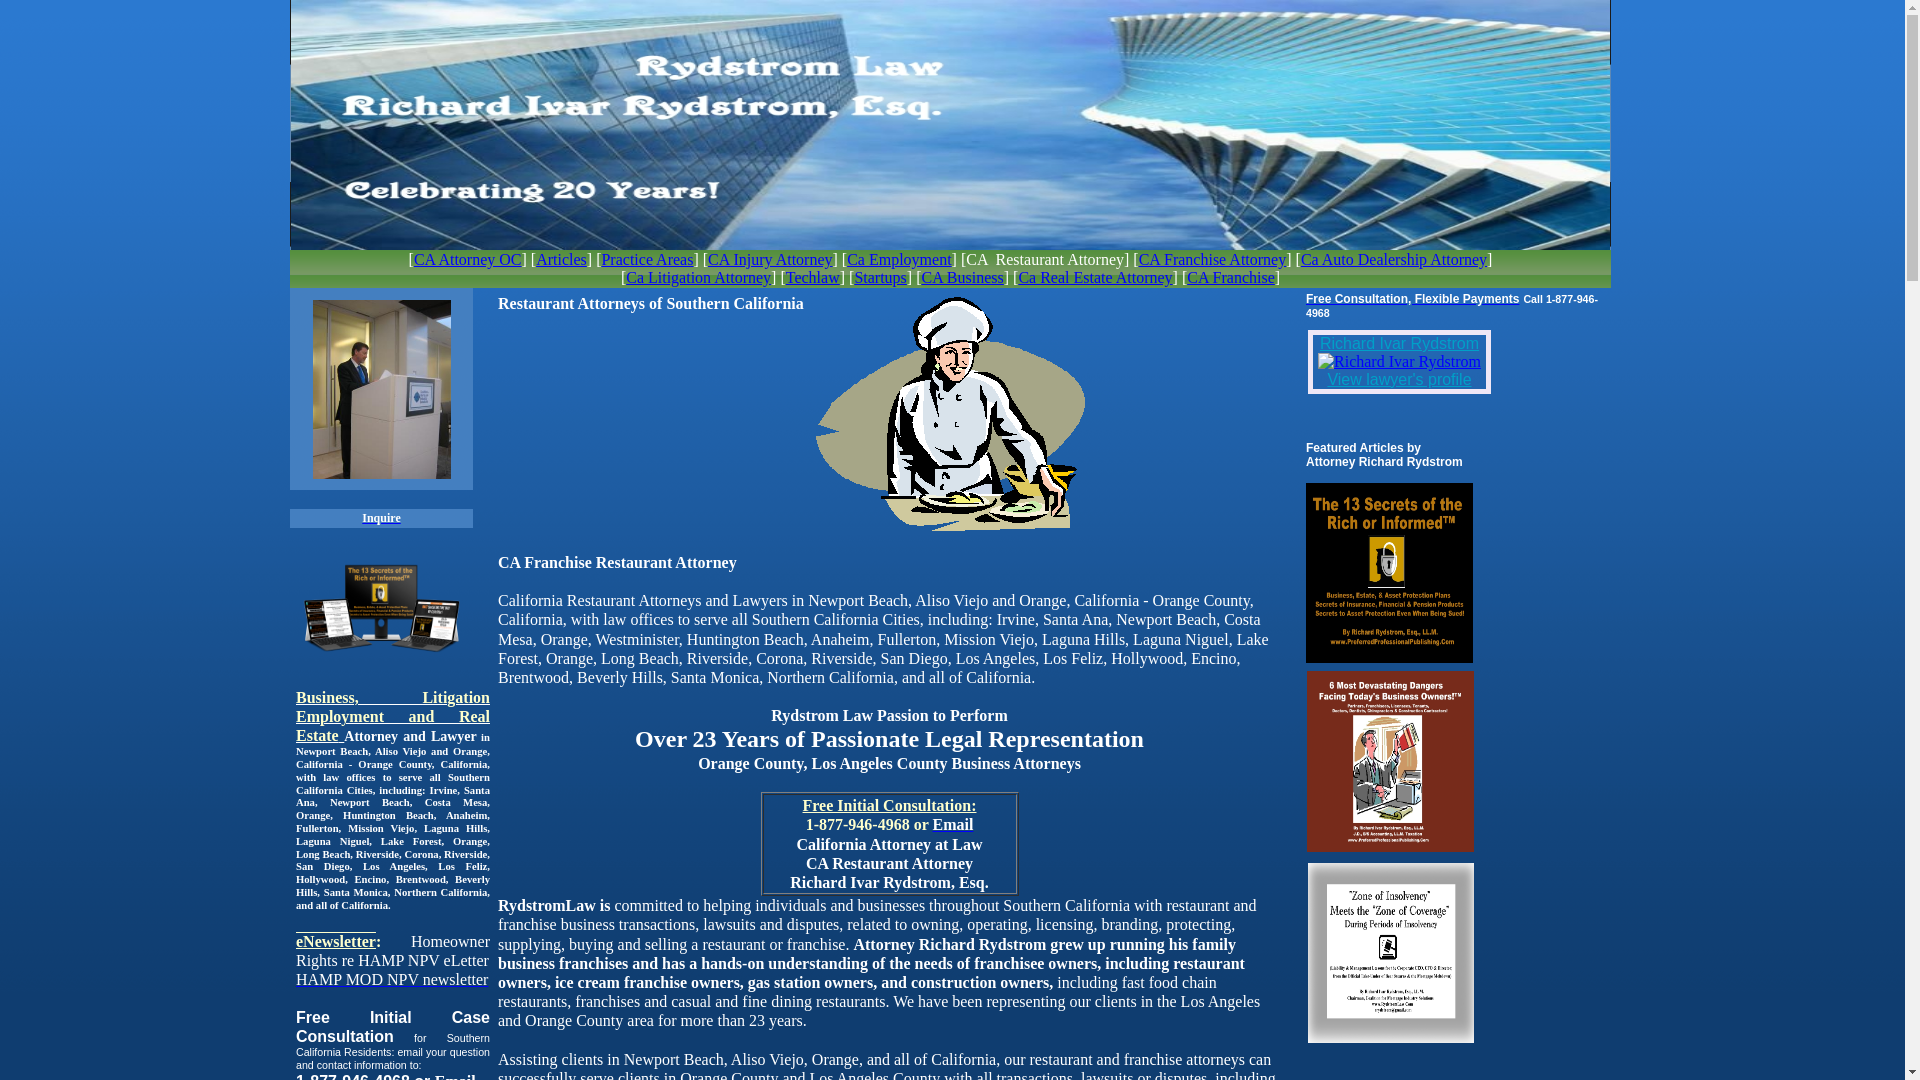 The width and height of the screenshot is (1920, 1080). Describe the element at coordinates (879, 277) in the screenshot. I see `'Startups'` at that location.